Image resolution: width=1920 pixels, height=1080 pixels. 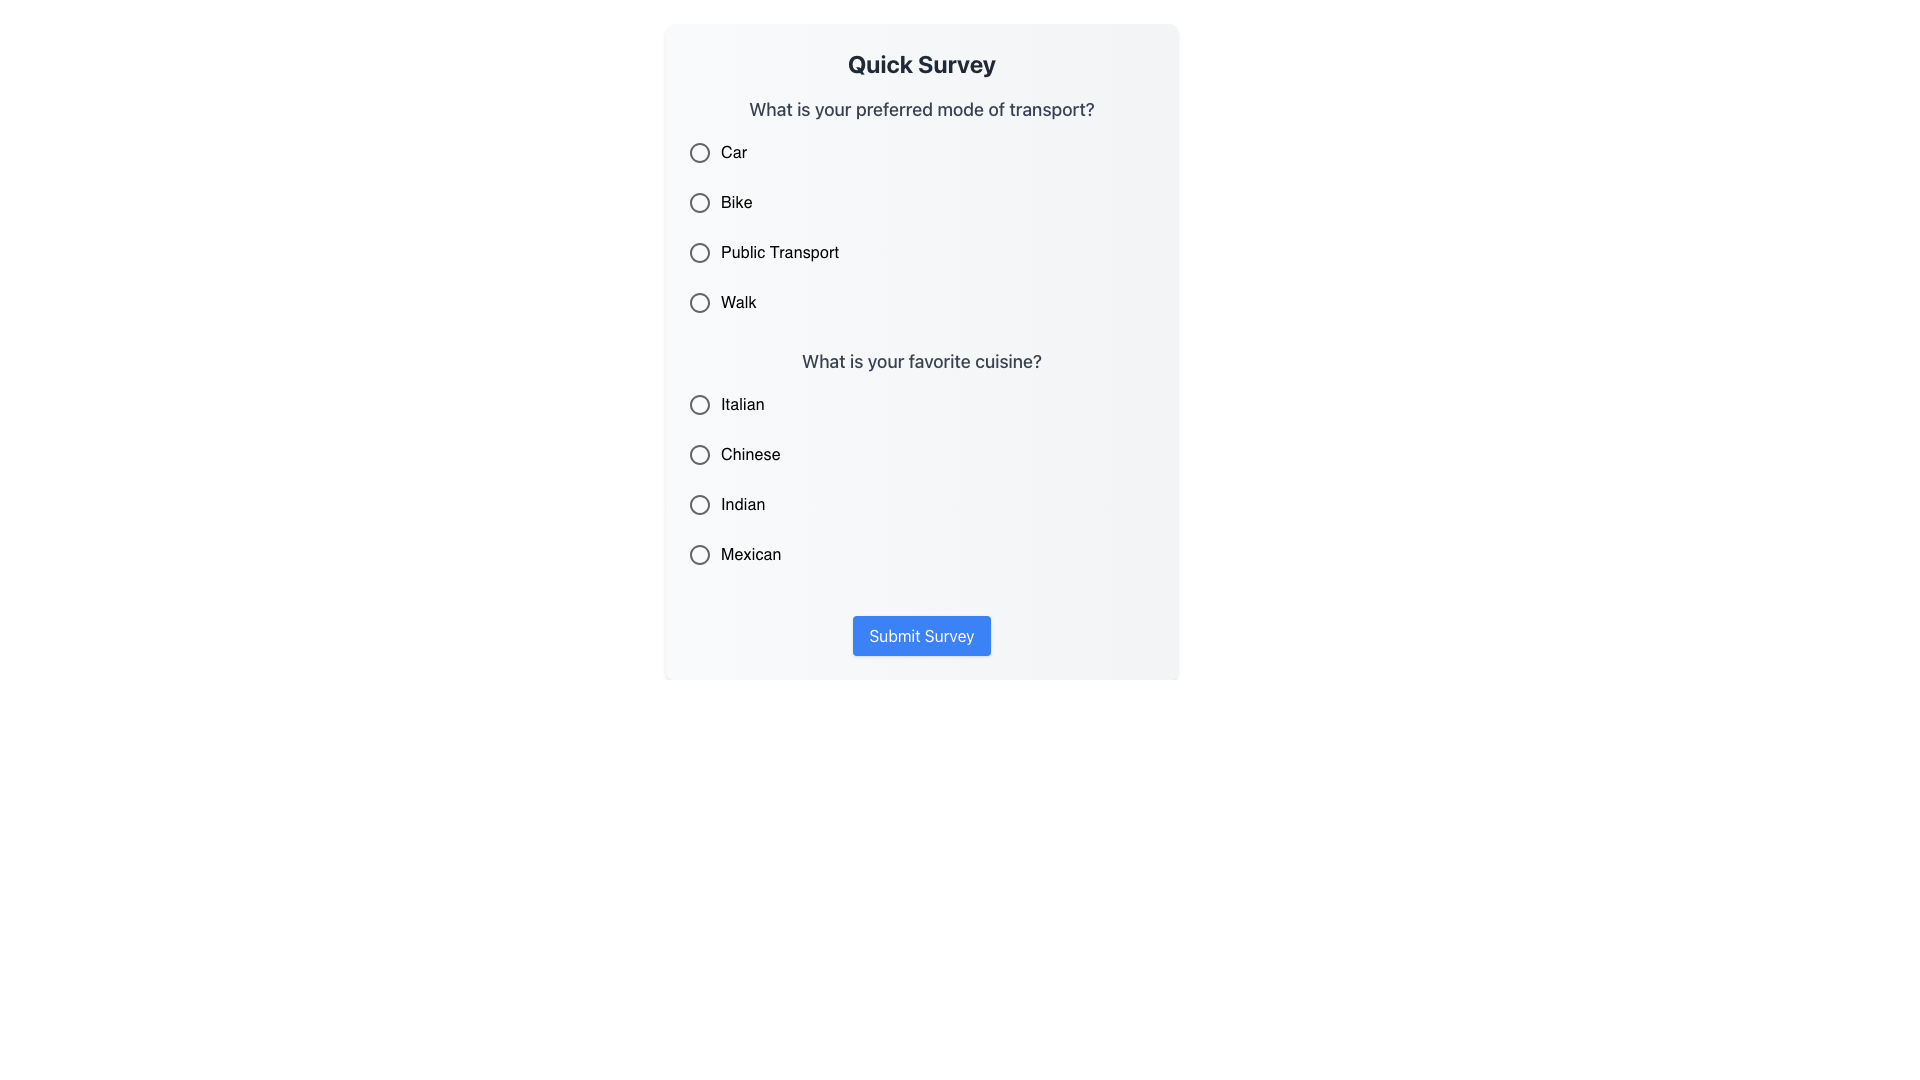 What do you see at coordinates (907, 203) in the screenshot?
I see `the 'Bike' radio button option in the survey` at bounding box center [907, 203].